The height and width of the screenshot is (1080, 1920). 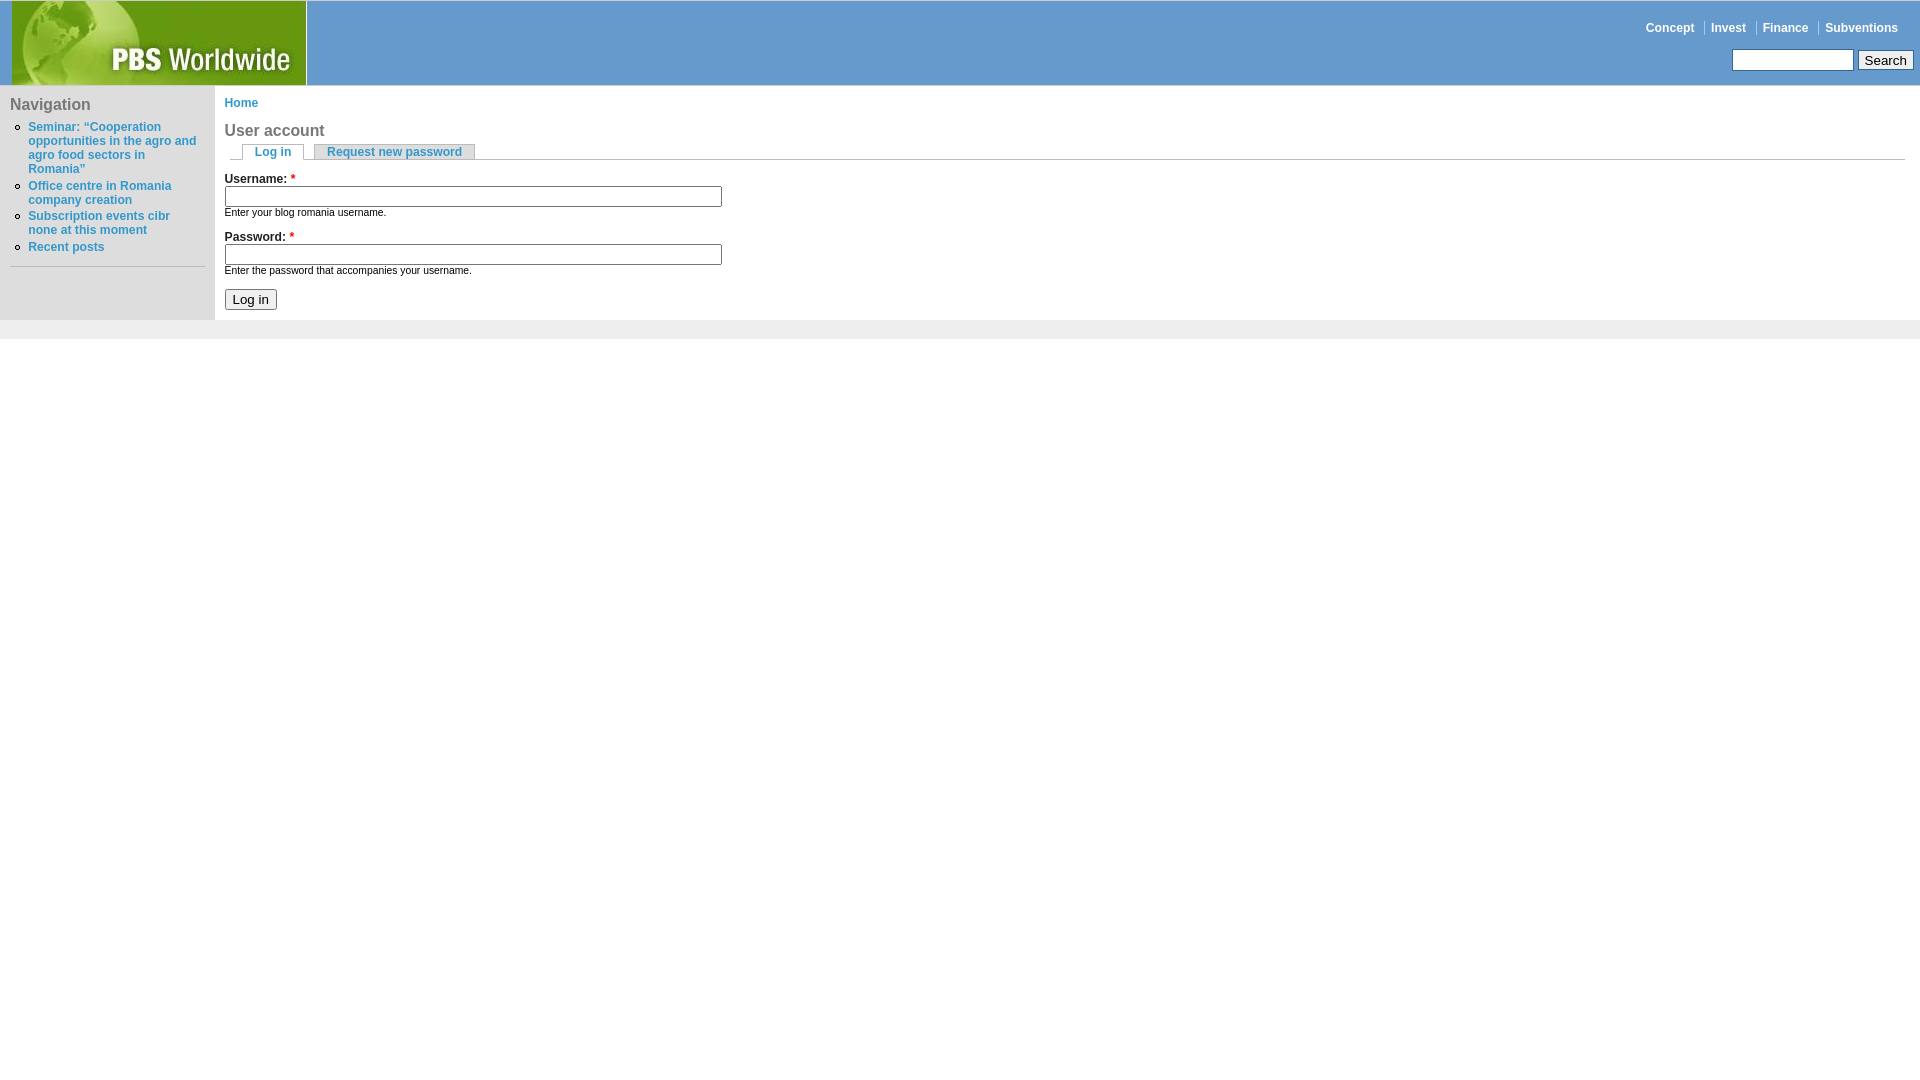 I want to click on 'Home', so click(x=240, y=103).